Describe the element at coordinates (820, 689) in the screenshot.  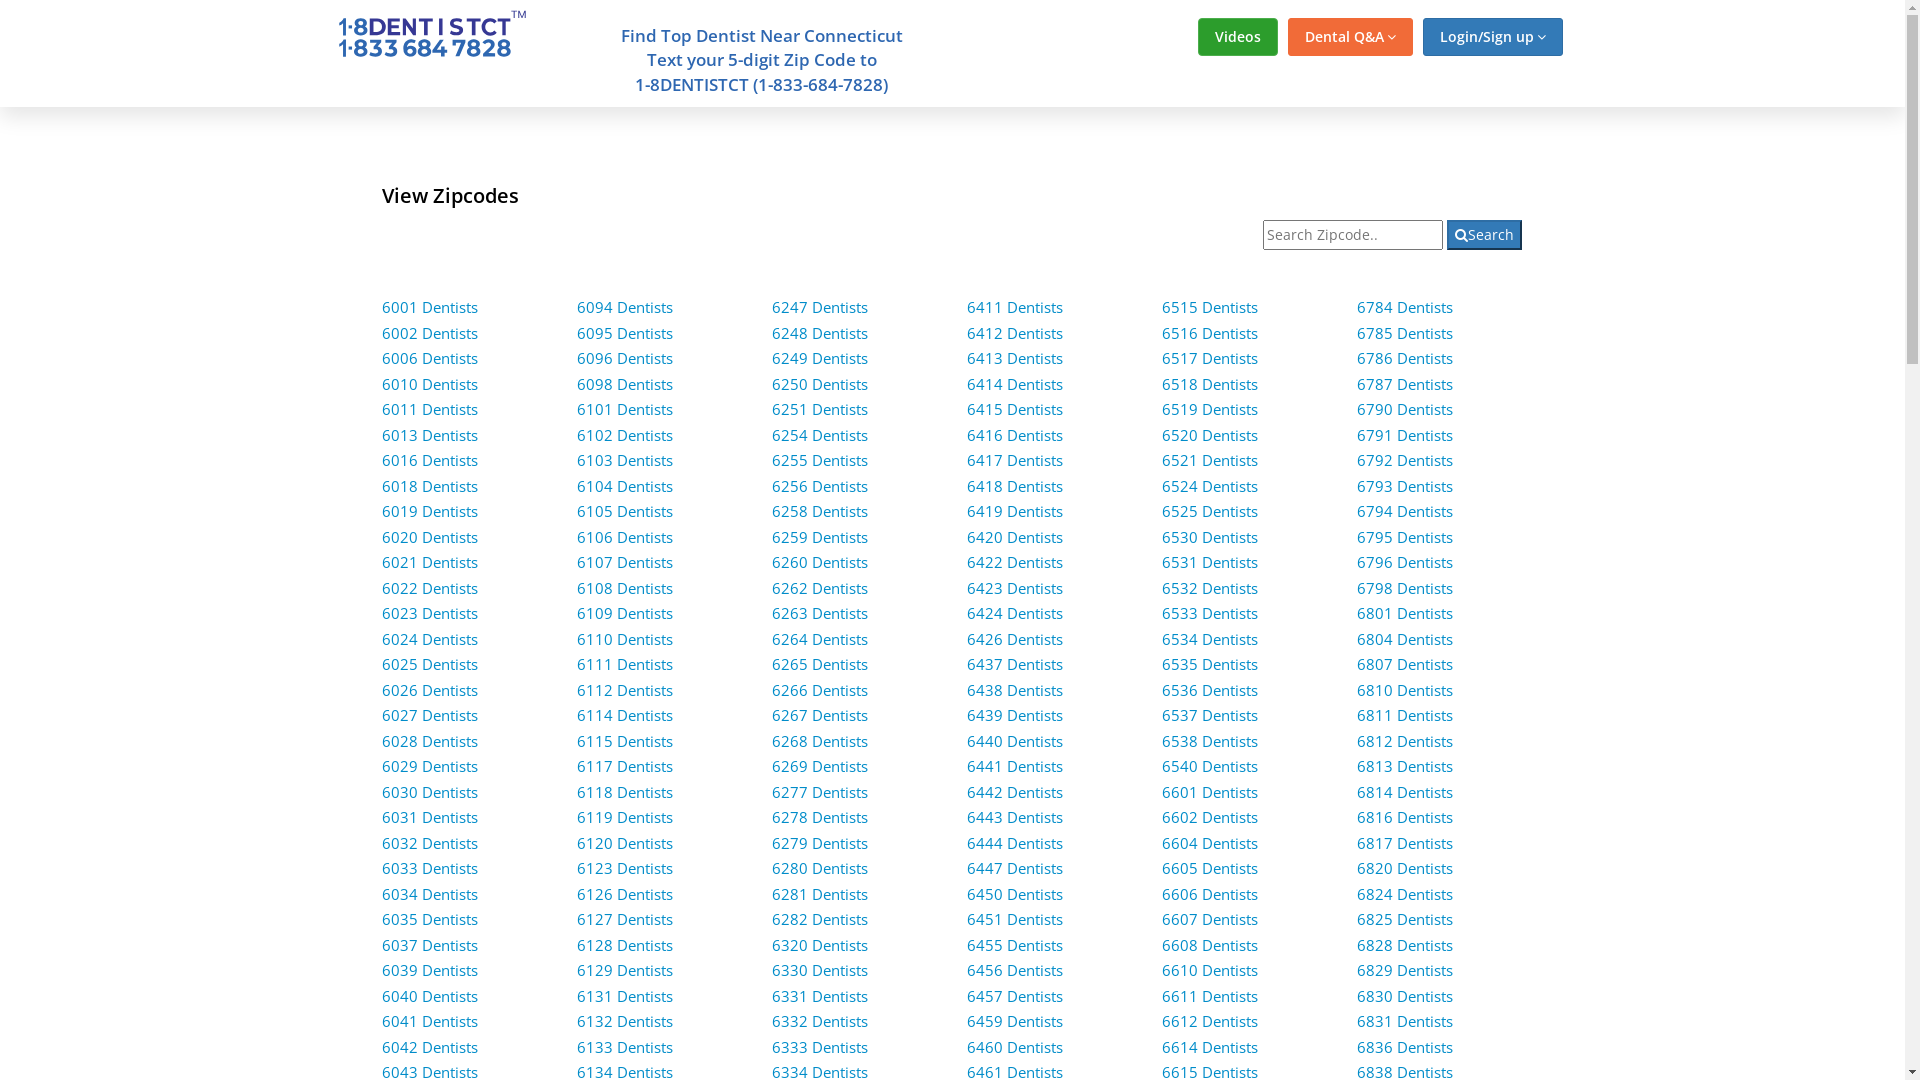
I see `'6266 Dentists'` at that location.